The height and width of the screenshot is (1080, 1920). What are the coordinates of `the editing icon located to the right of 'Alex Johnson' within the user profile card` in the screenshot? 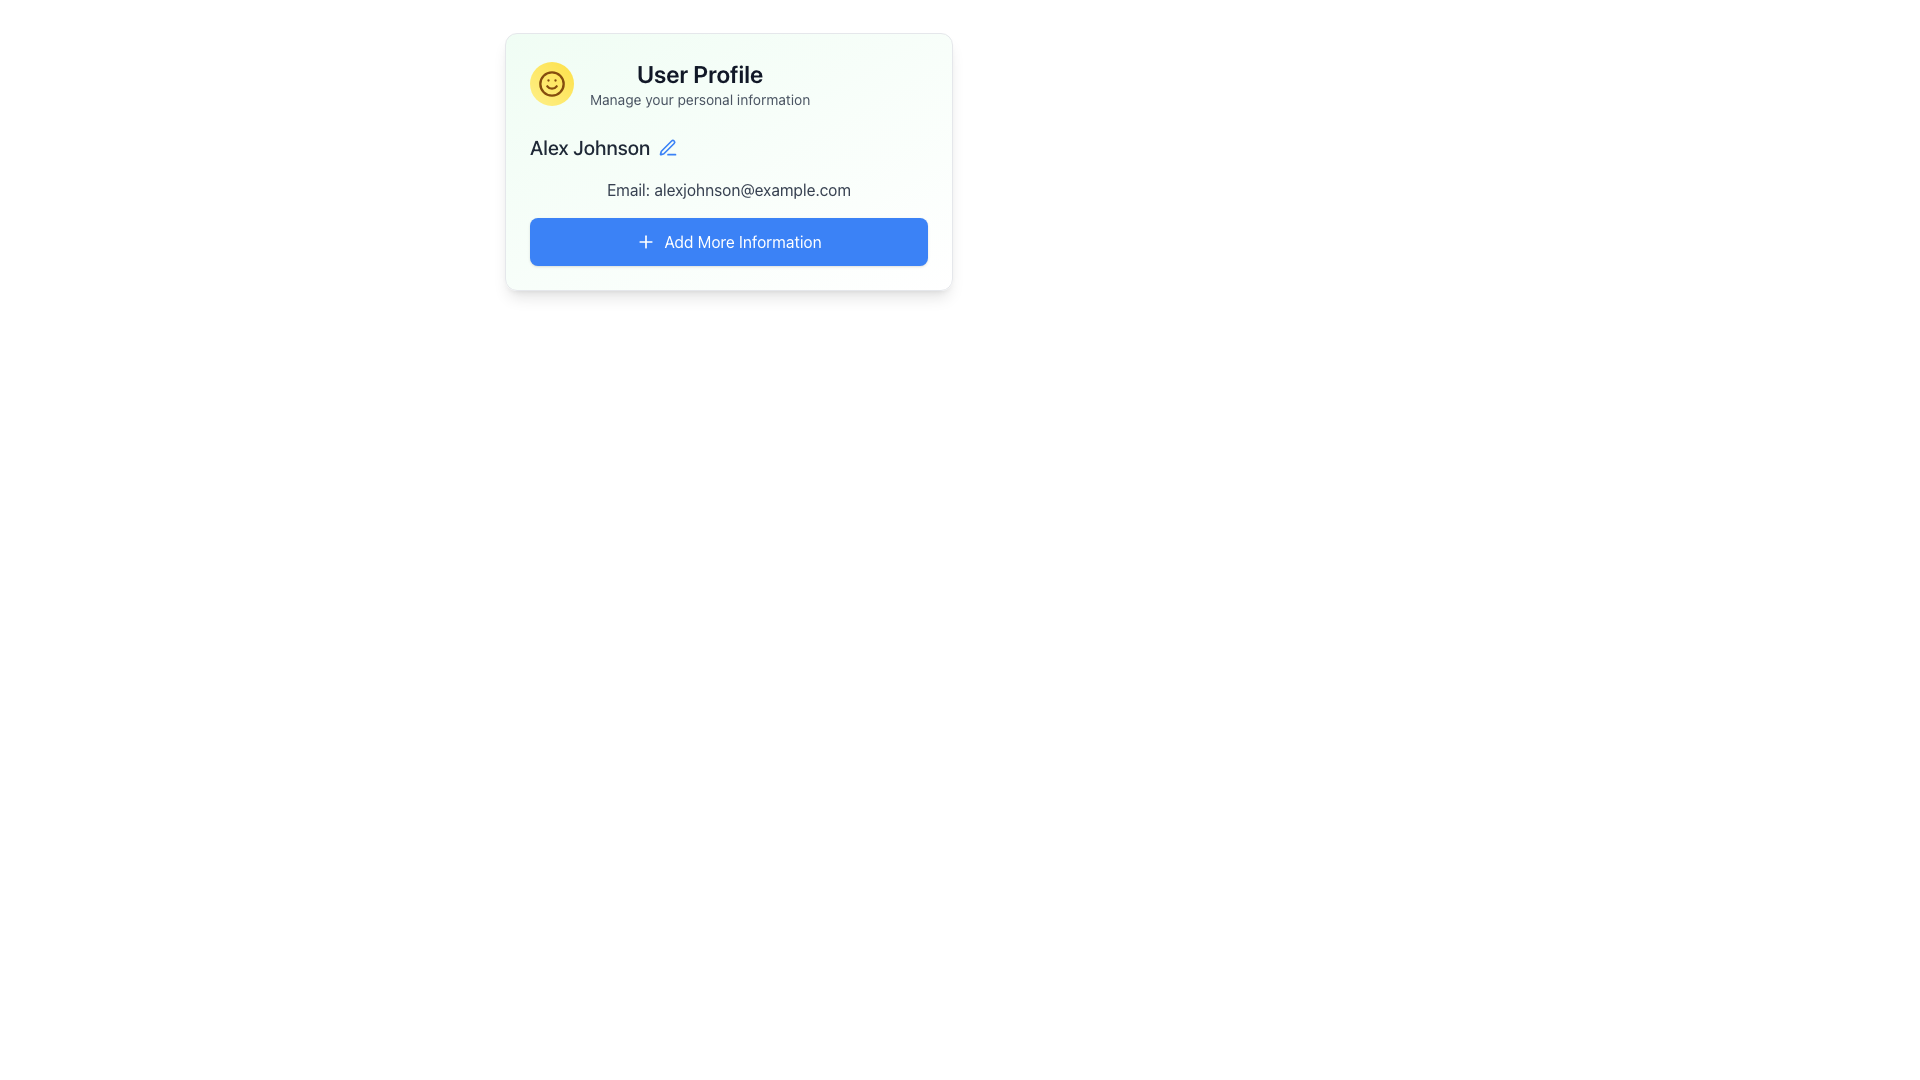 It's located at (667, 146).